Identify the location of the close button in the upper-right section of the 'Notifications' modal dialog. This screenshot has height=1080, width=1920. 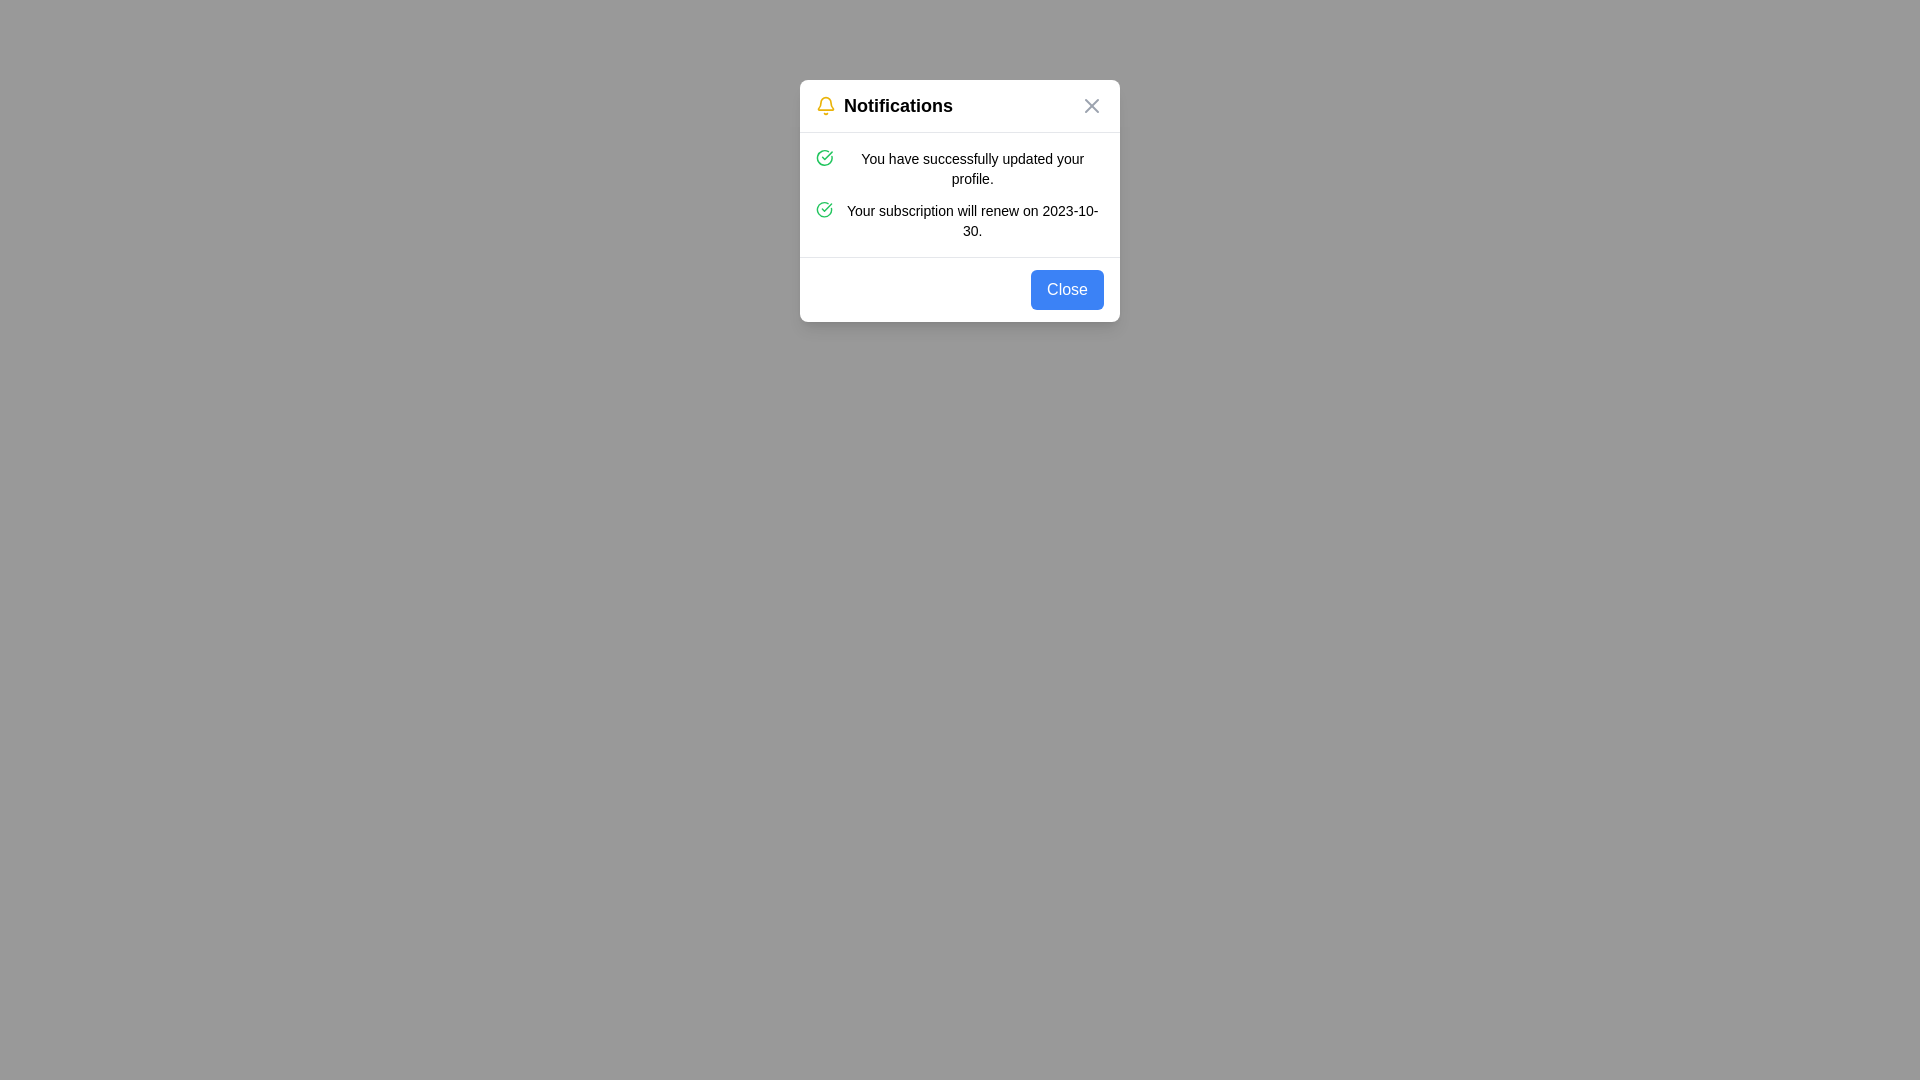
(1090, 105).